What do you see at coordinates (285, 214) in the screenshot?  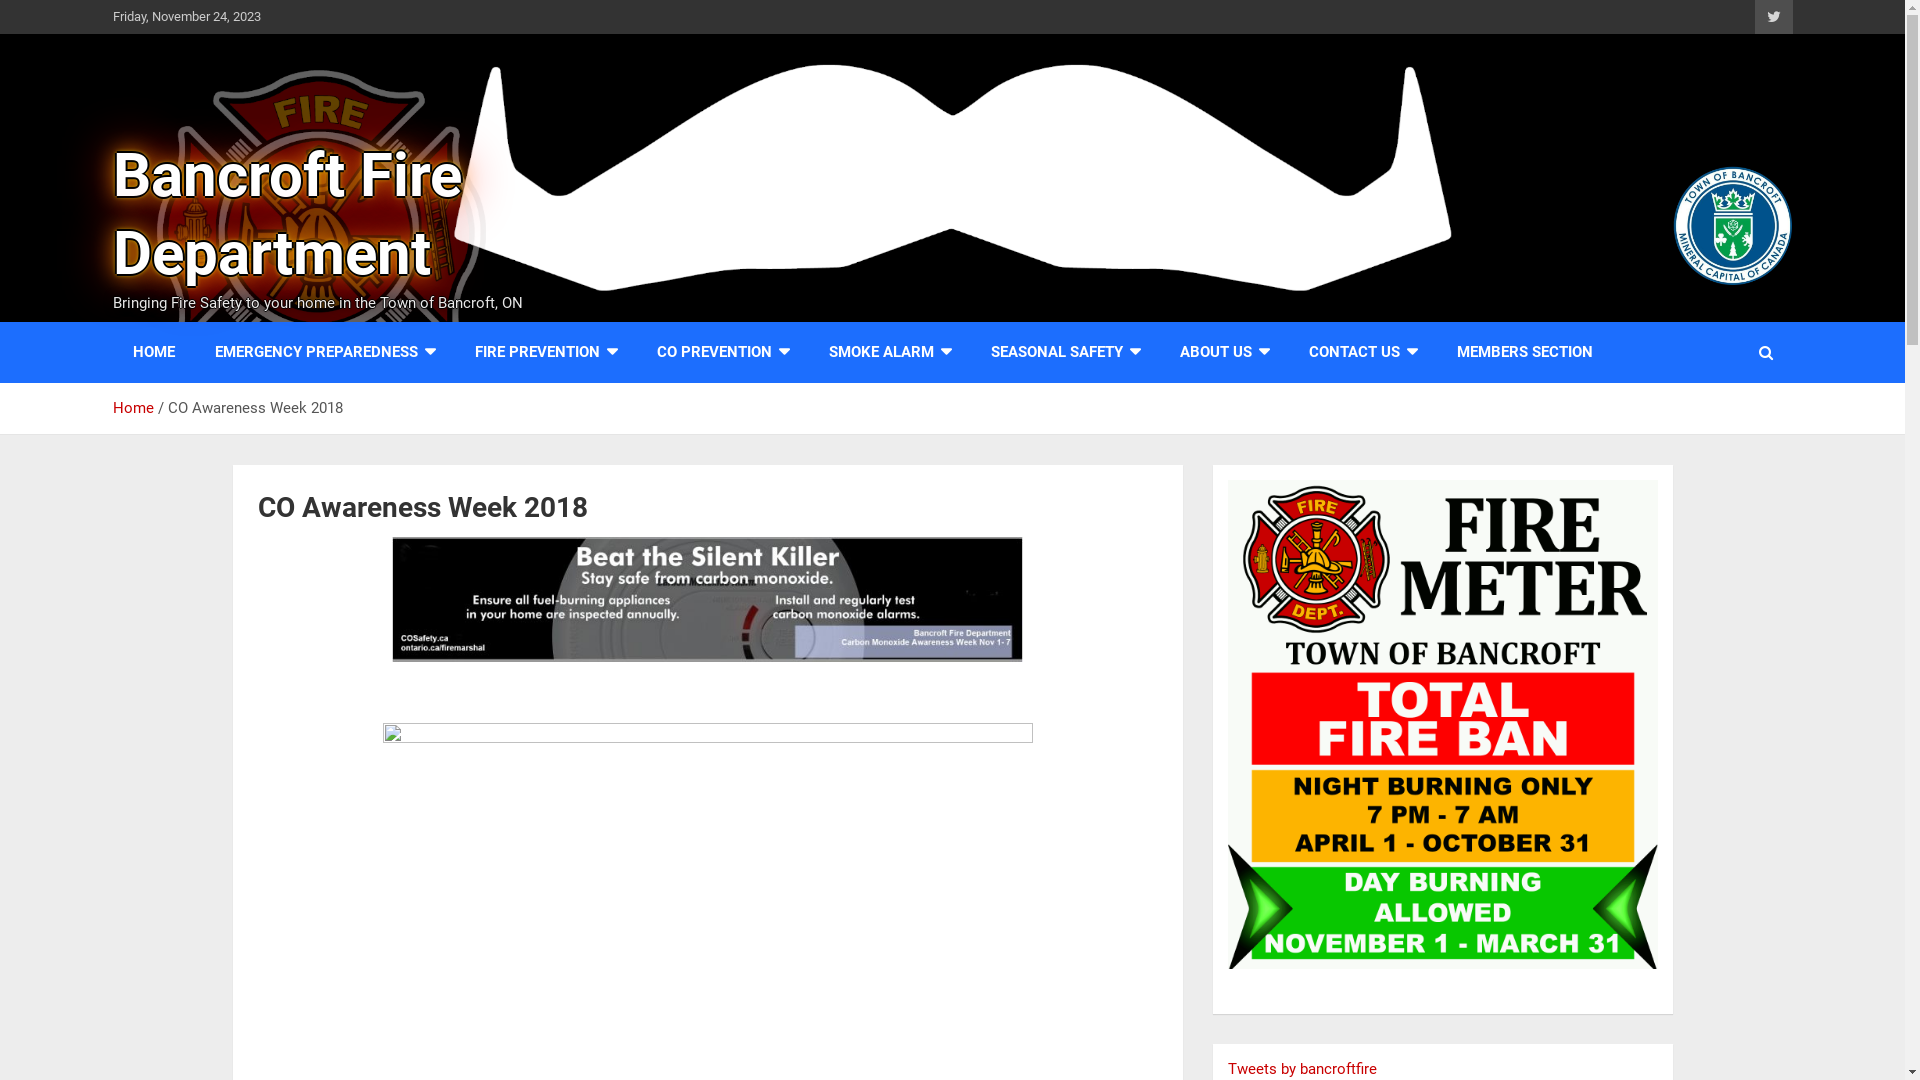 I see `'Bancroft Fire Department'` at bounding box center [285, 214].